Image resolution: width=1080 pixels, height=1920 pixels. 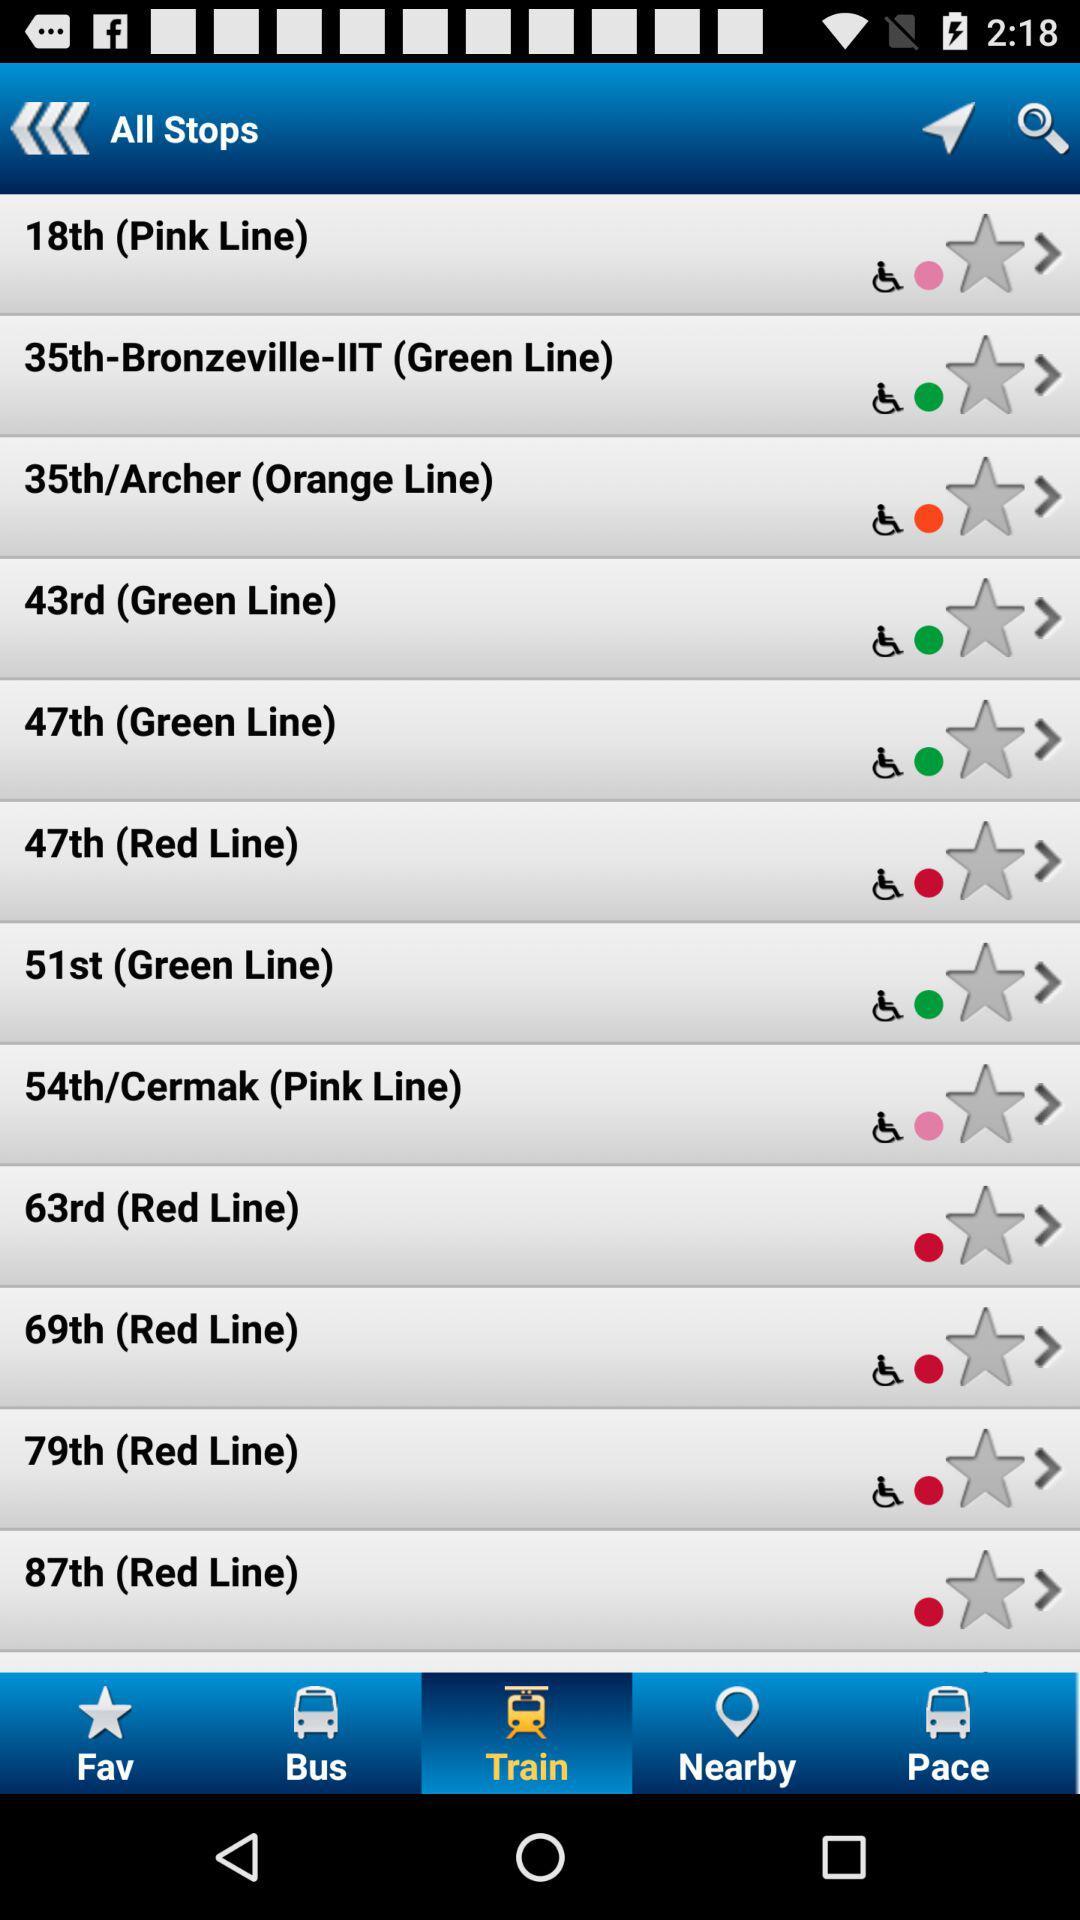 What do you see at coordinates (984, 1102) in the screenshot?
I see `as favorite` at bounding box center [984, 1102].